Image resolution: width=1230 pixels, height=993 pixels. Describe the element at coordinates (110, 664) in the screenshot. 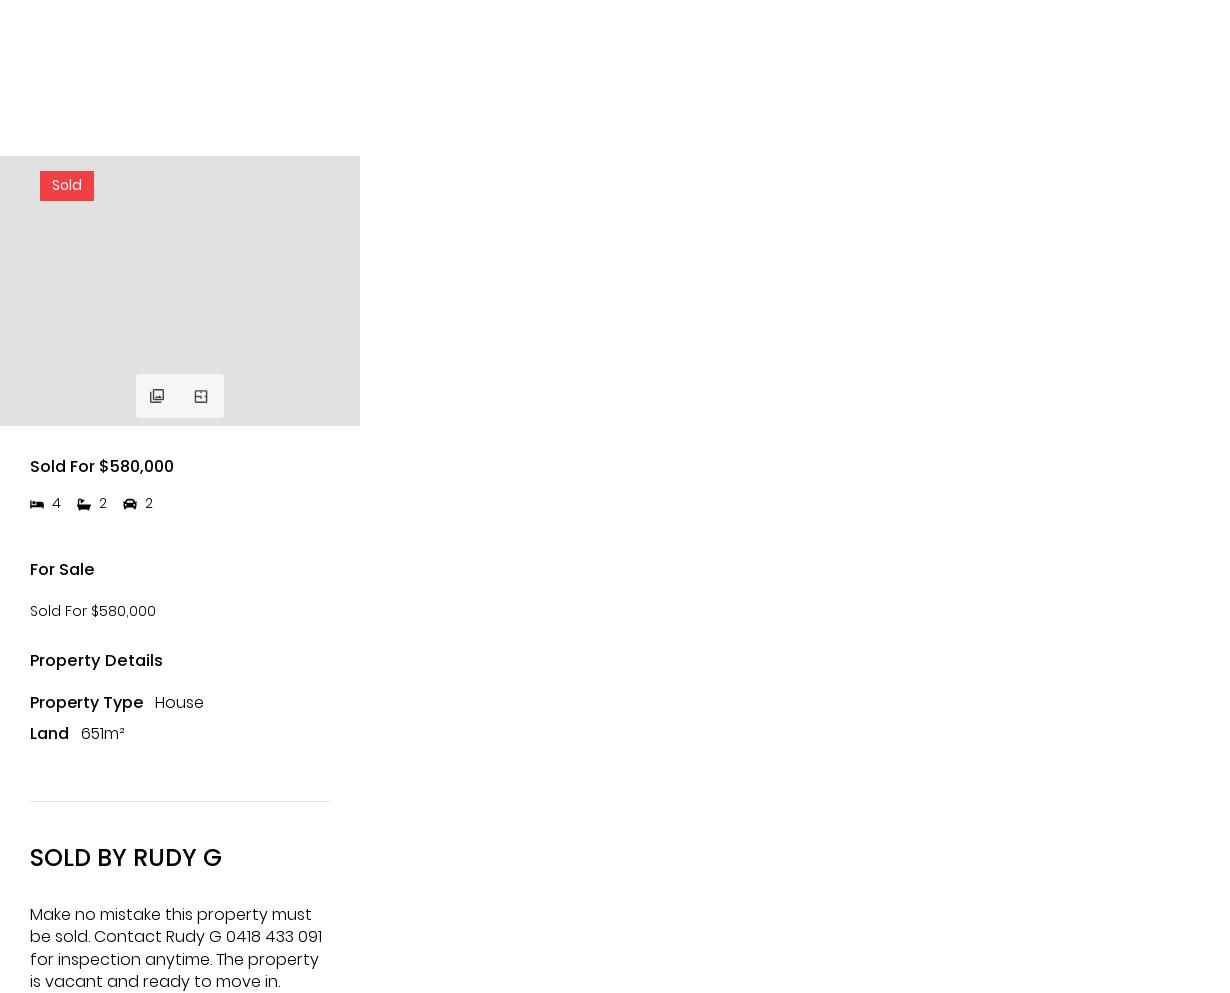

I see `'Price guide'` at that location.